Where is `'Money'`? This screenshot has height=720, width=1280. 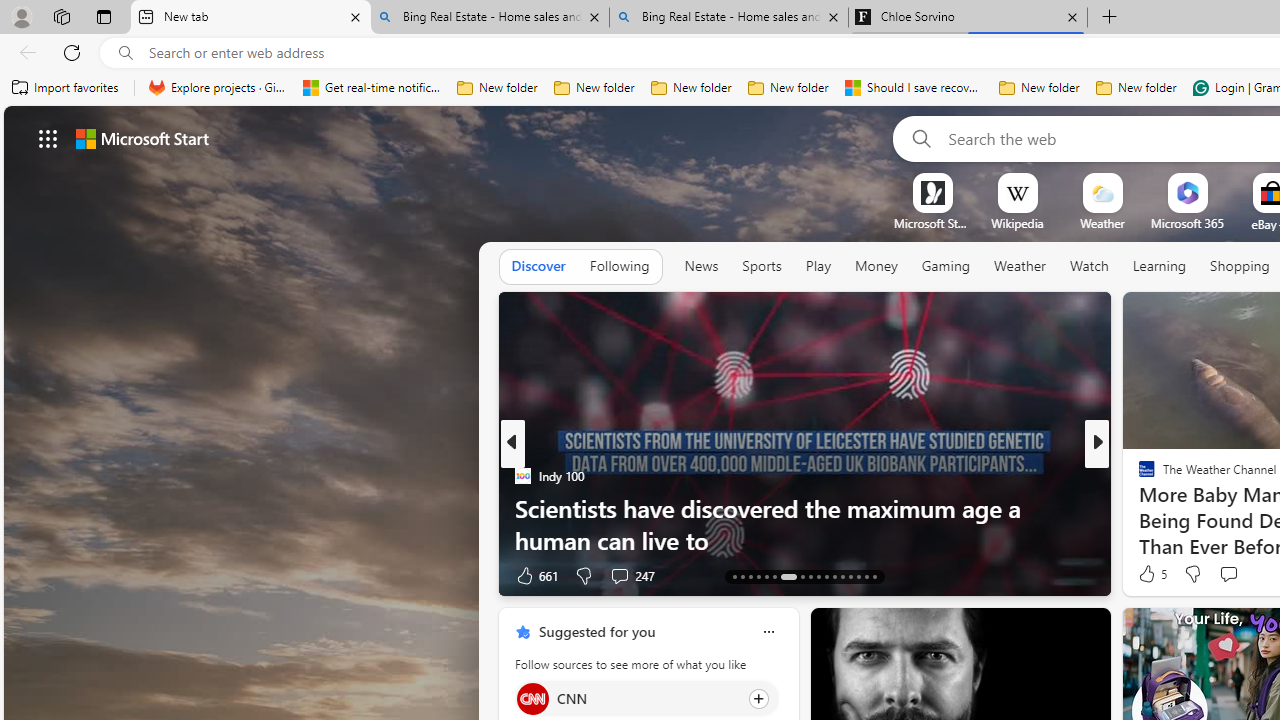
'Money' is located at coordinates (876, 266).